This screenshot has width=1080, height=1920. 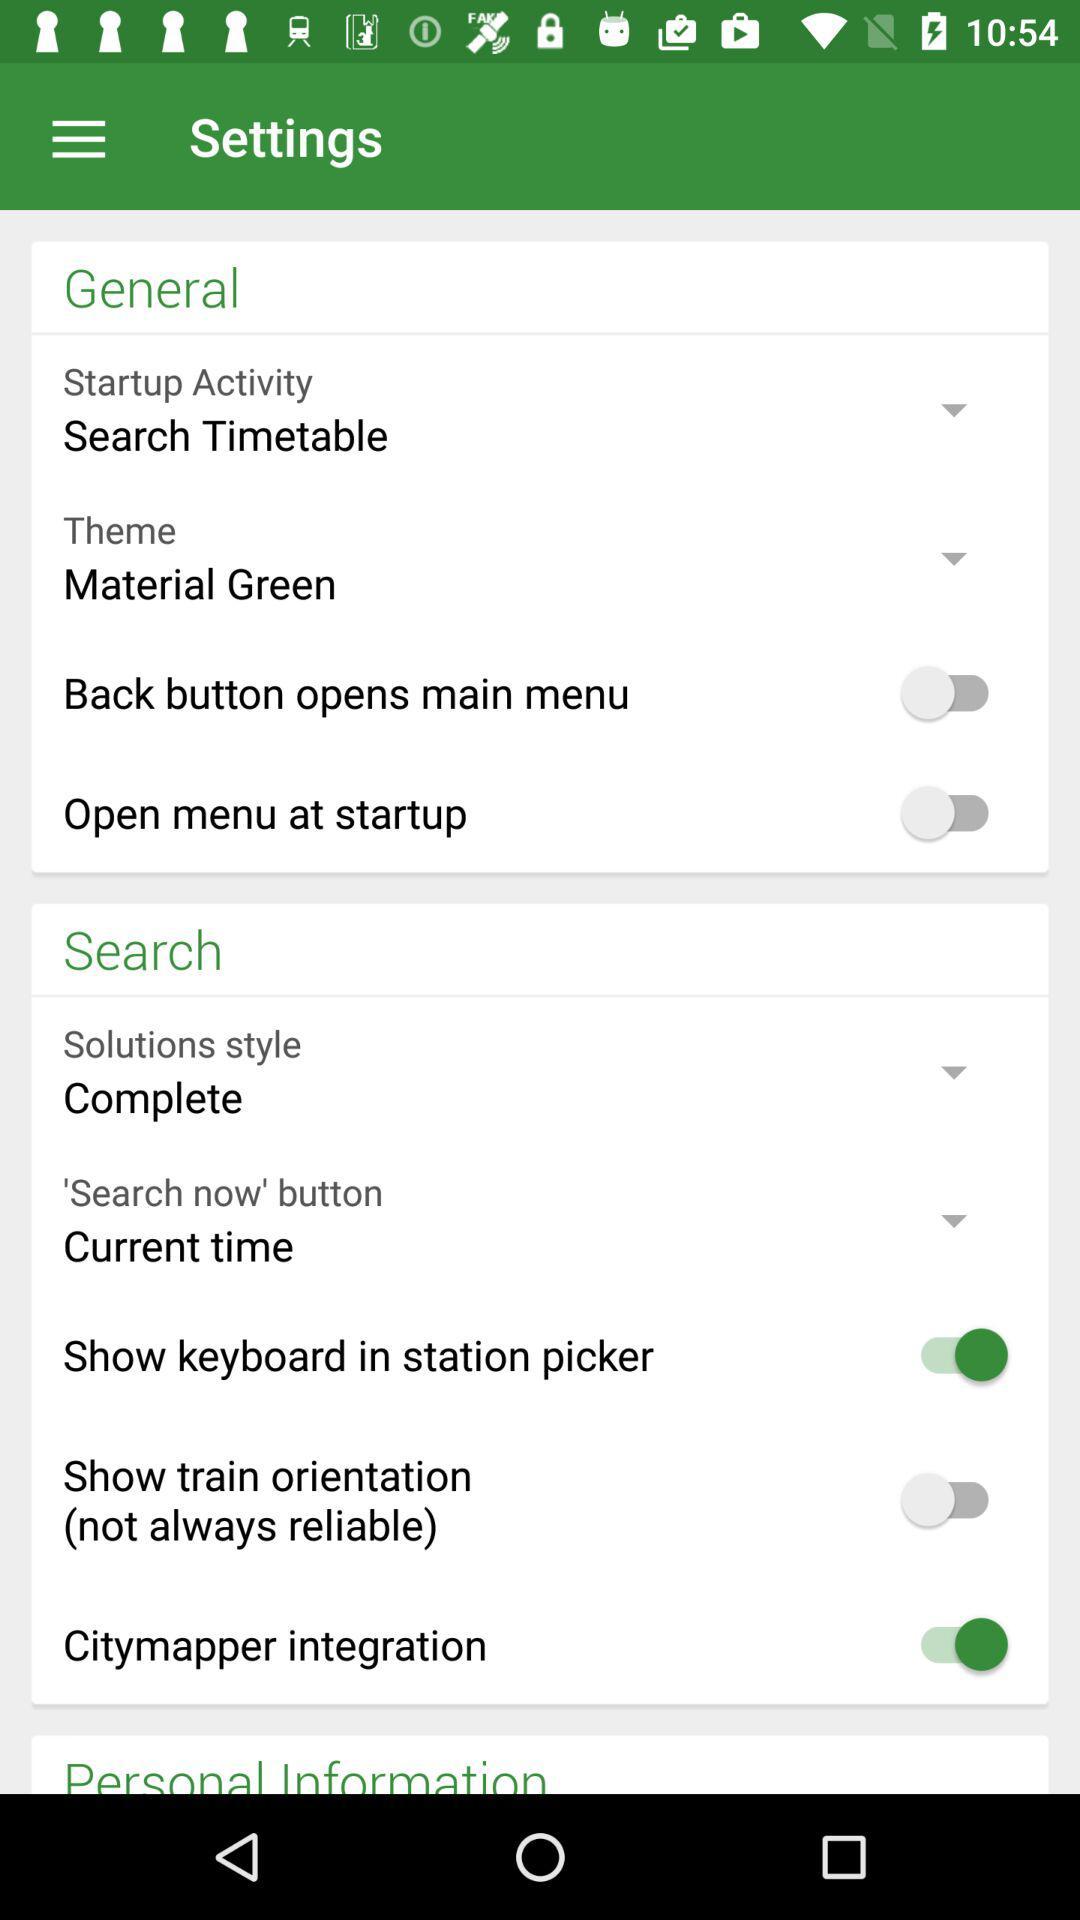 What do you see at coordinates (88, 135) in the screenshot?
I see `menu option` at bounding box center [88, 135].